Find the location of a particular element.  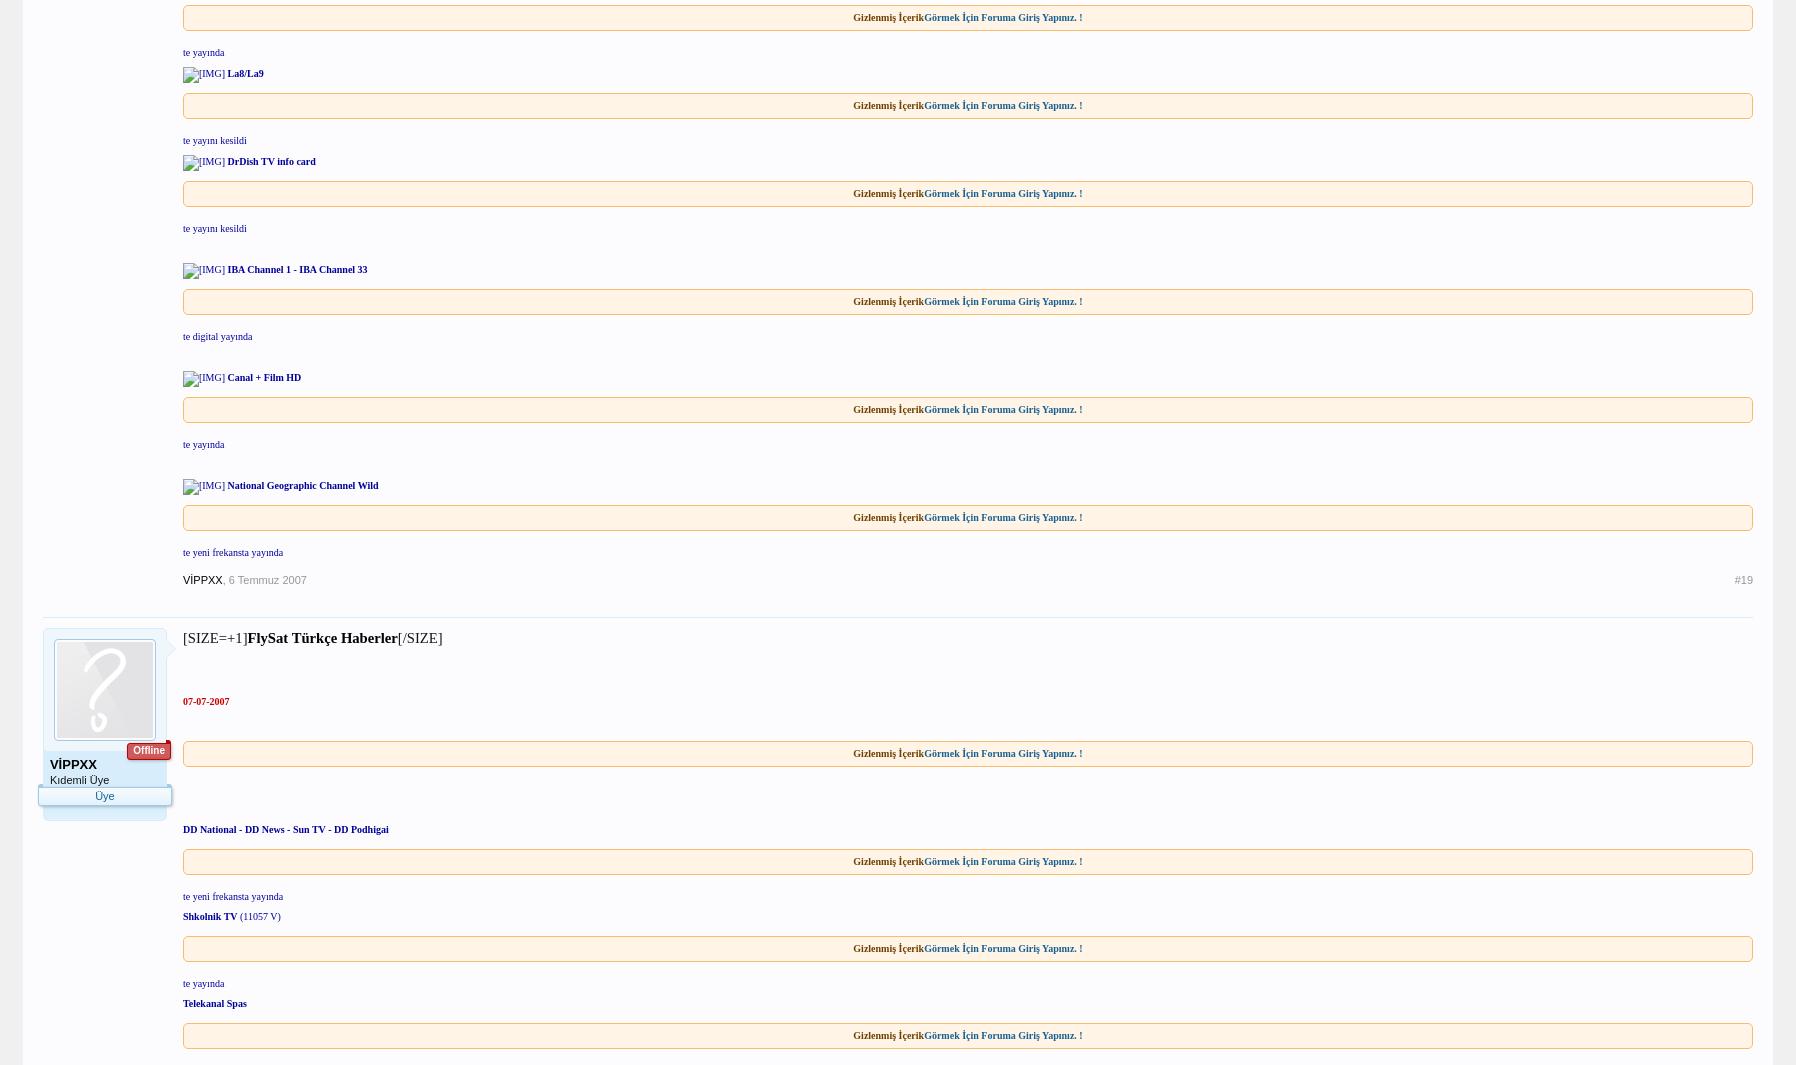

'Offline' is located at coordinates (147, 750).